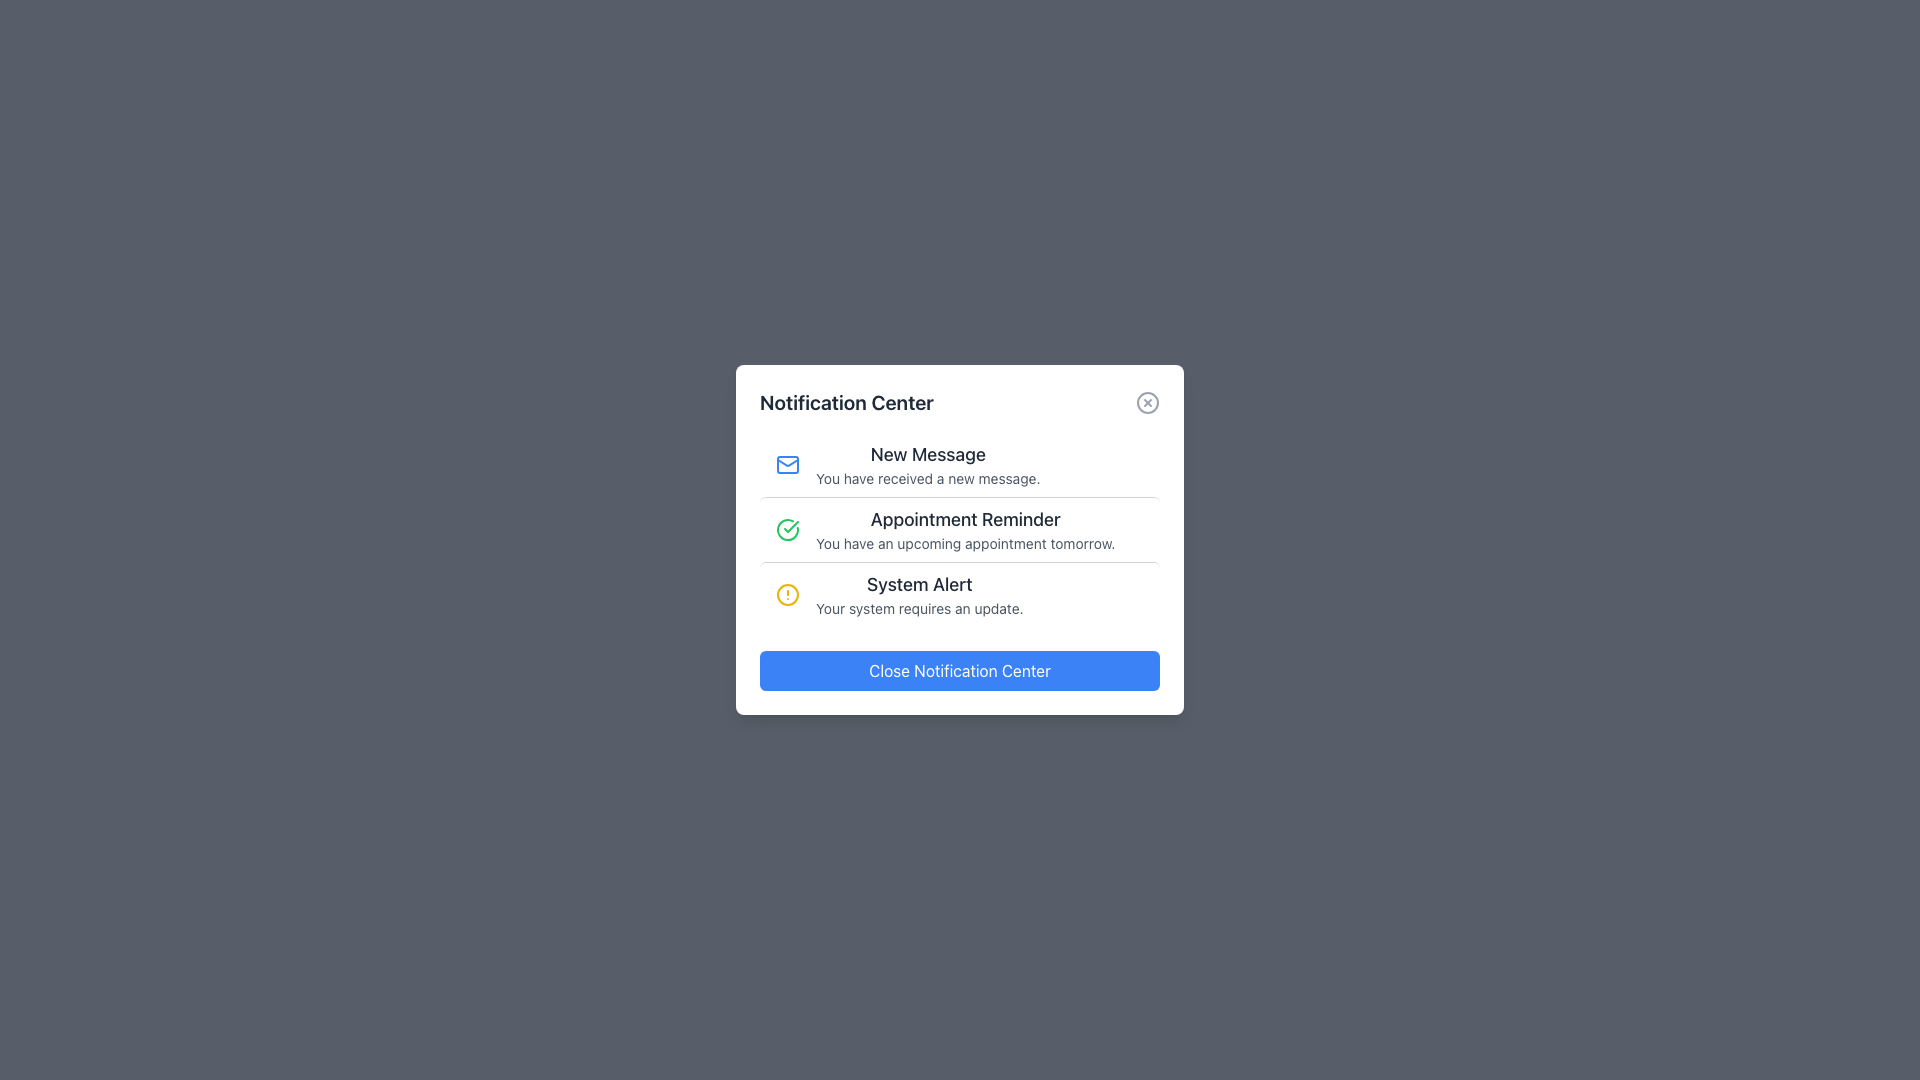 Image resolution: width=1920 pixels, height=1080 pixels. Describe the element at coordinates (918, 585) in the screenshot. I see `the Text label displaying 'System Alert', which is positioned in the middle of the notification card, serving as a header for the associated details` at that location.